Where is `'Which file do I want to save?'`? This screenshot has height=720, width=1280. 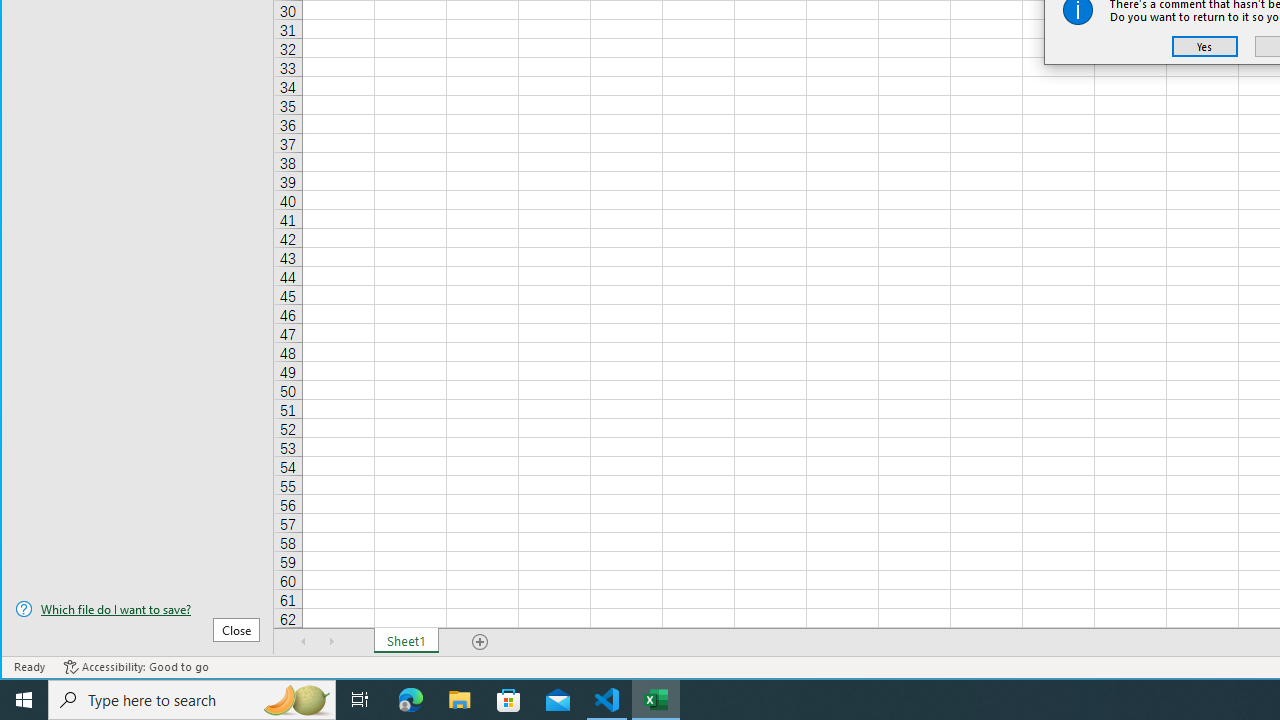 'Which file do I want to save?' is located at coordinates (136, 608).